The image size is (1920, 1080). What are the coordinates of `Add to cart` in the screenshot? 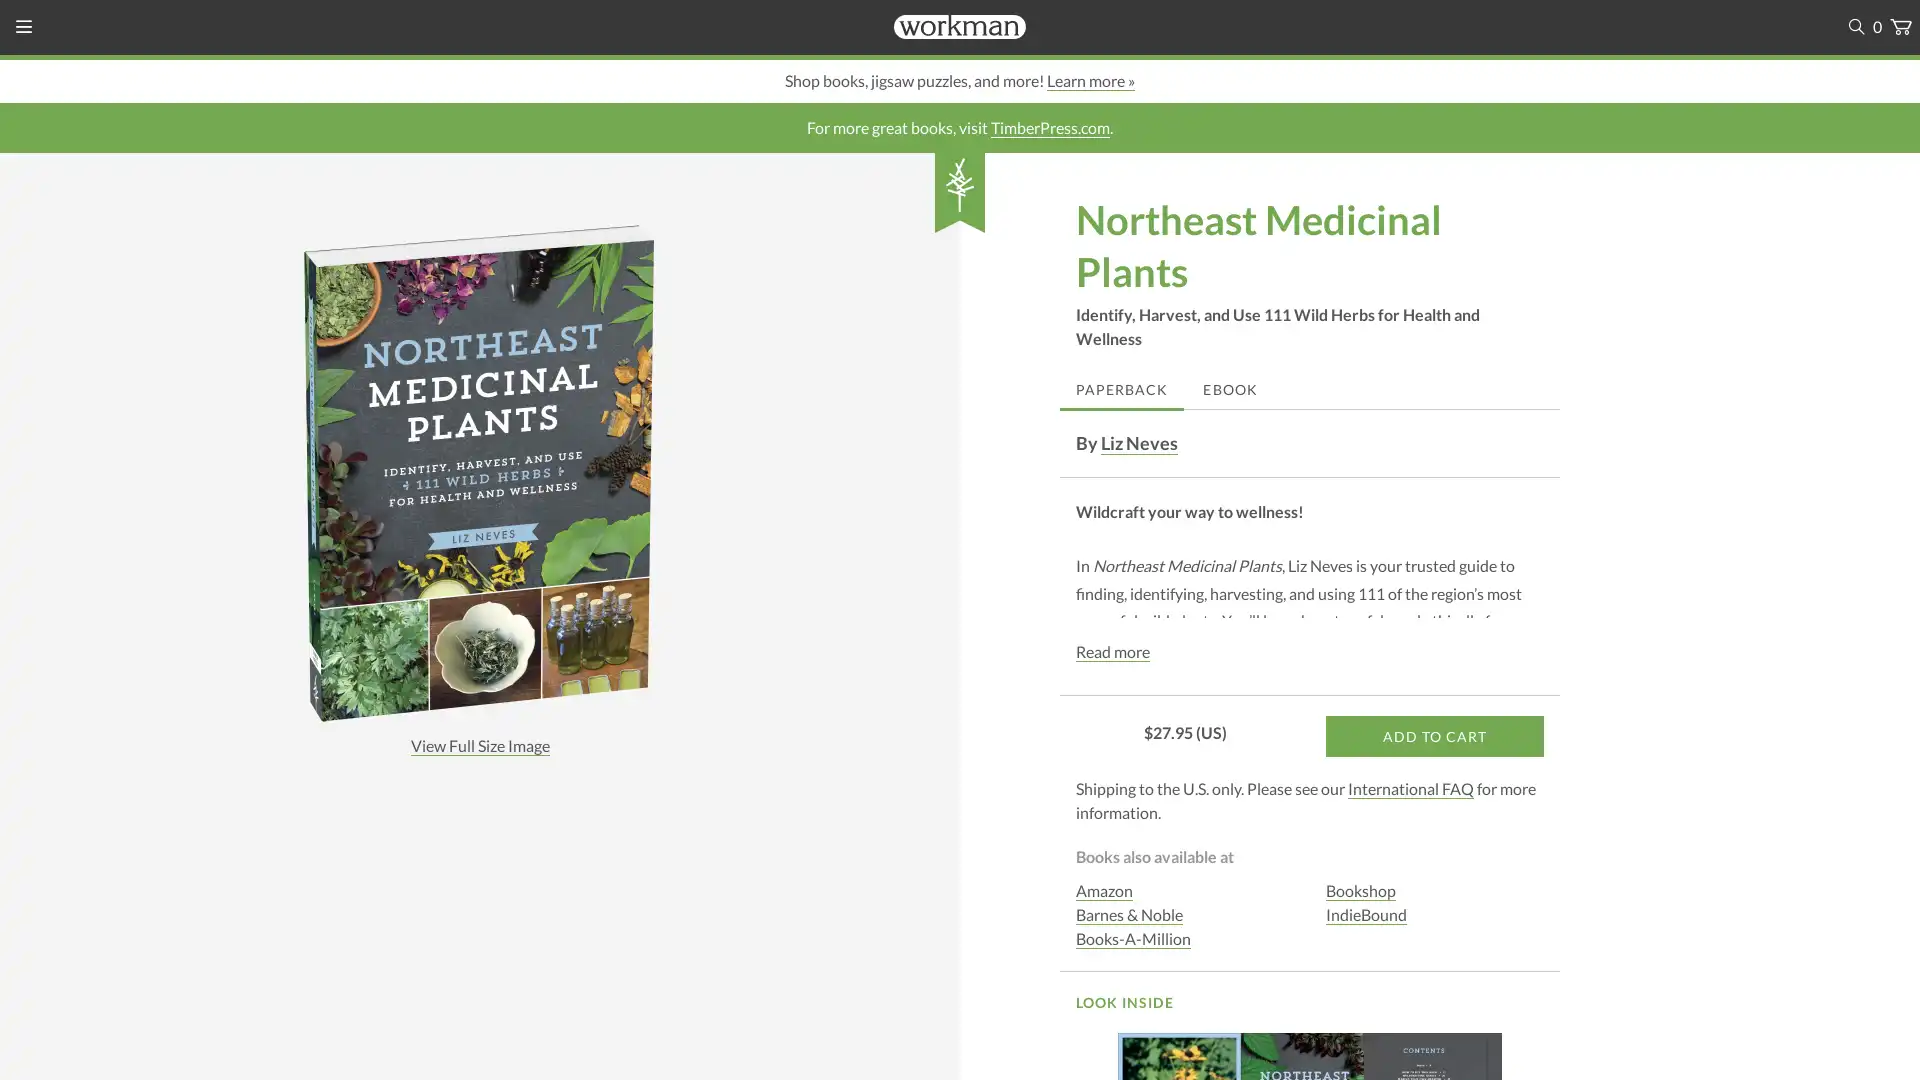 It's located at (1434, 736).